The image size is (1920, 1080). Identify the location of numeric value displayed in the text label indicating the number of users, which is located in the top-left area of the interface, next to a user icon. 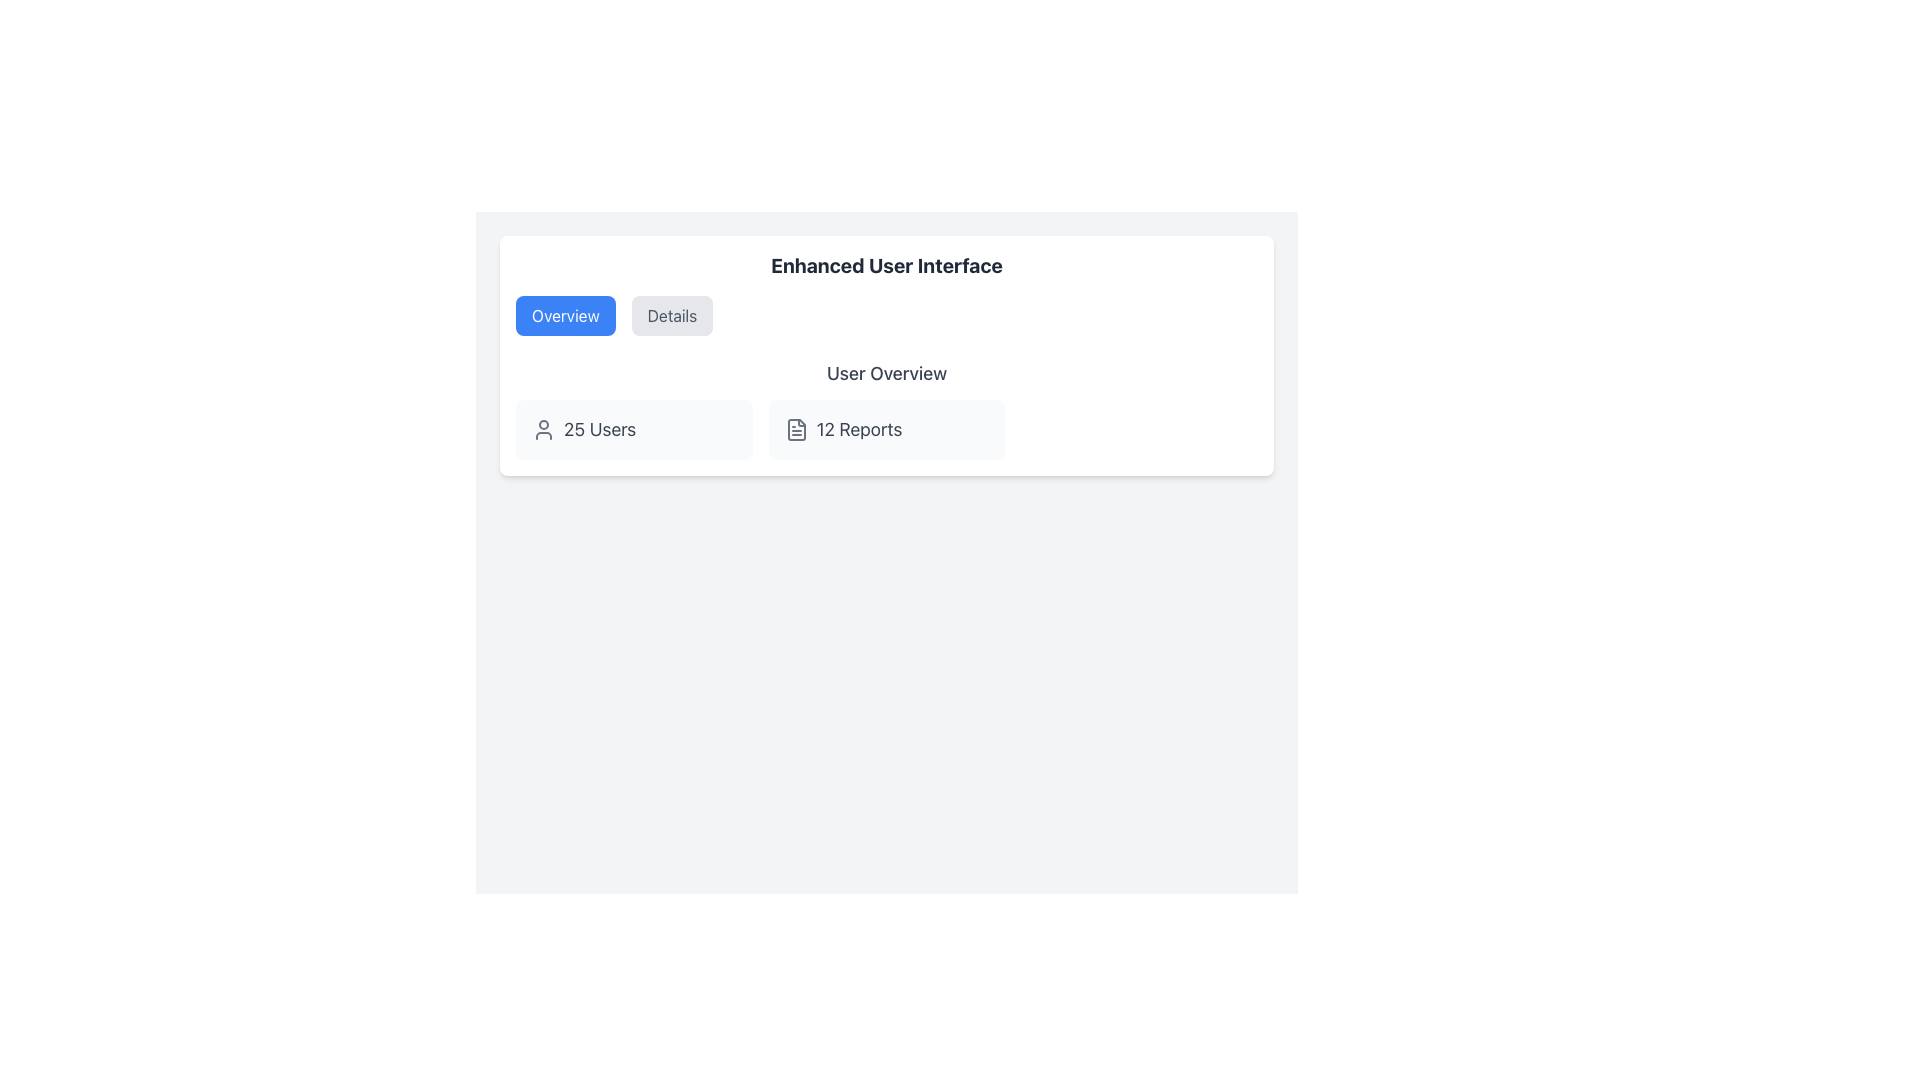
(599, 428).